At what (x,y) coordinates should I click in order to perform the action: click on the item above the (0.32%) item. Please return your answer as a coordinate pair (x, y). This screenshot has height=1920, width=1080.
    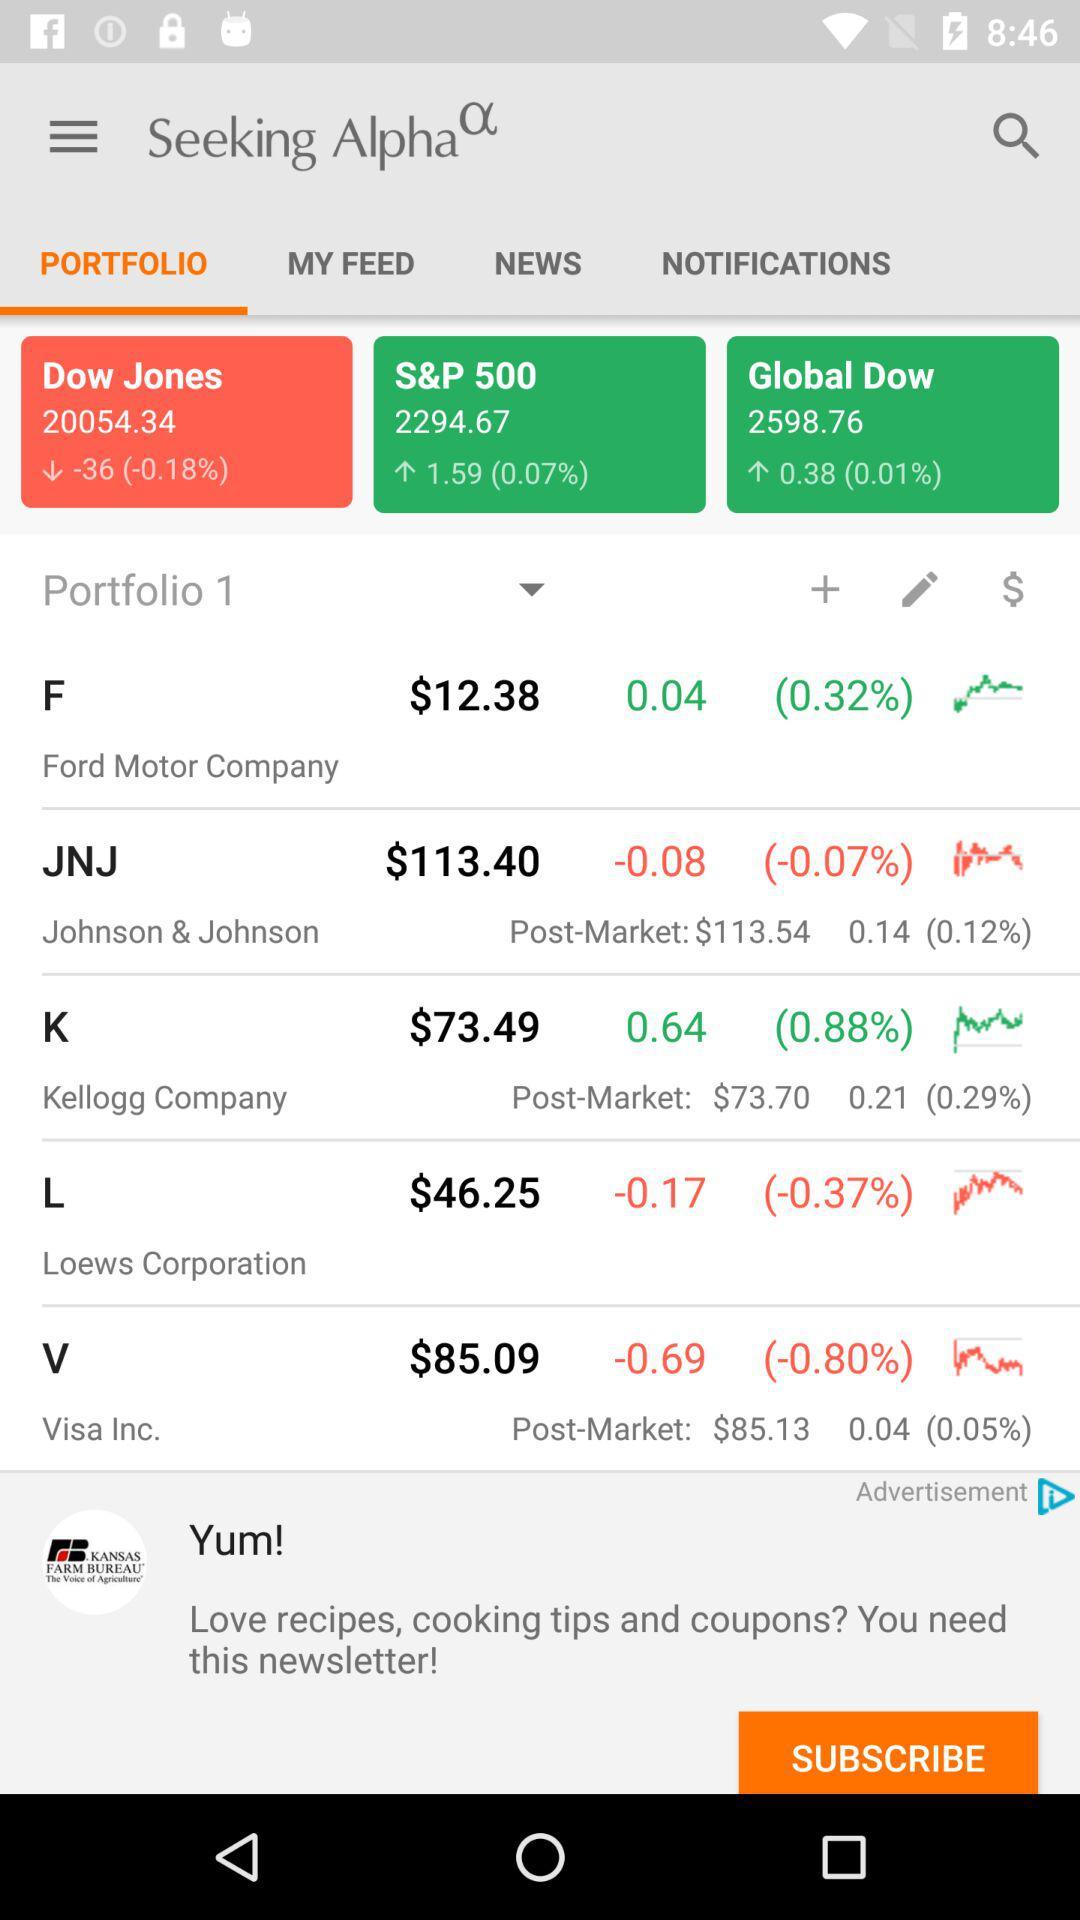
    Looking at the image, I should click on (825, 587).